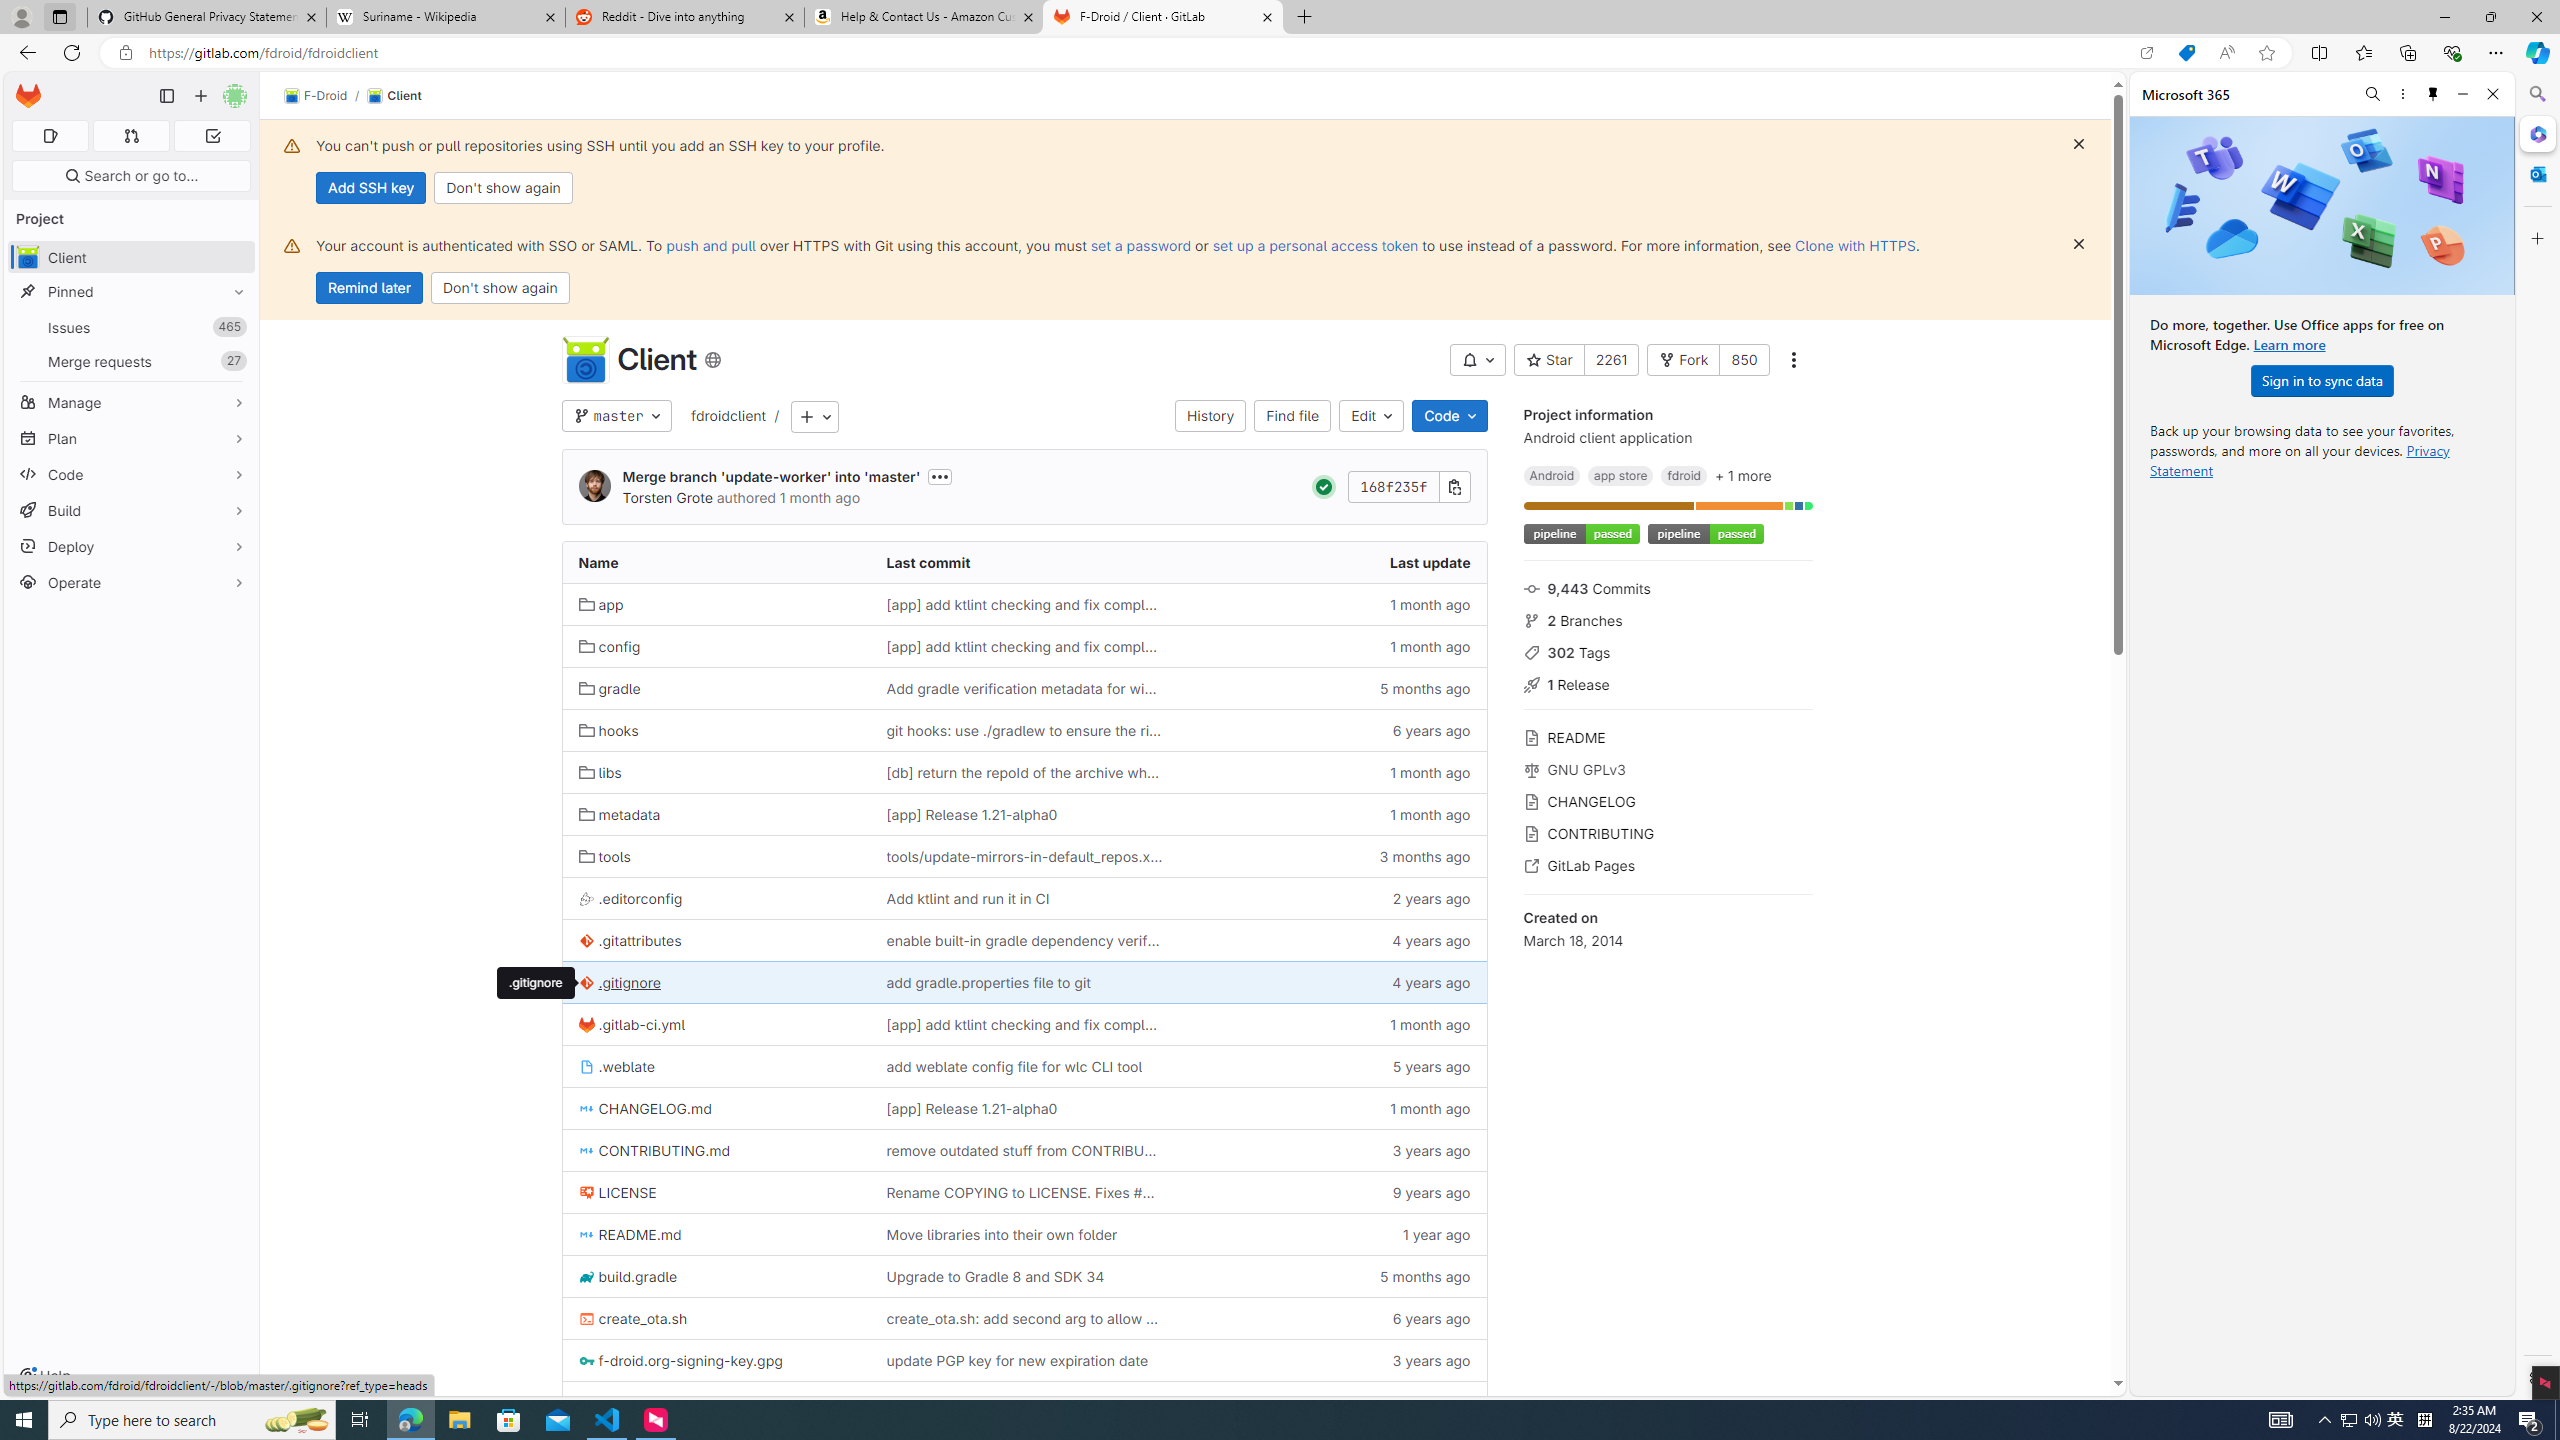  I want to click on 'Torsten Grote', so click(595, 486).